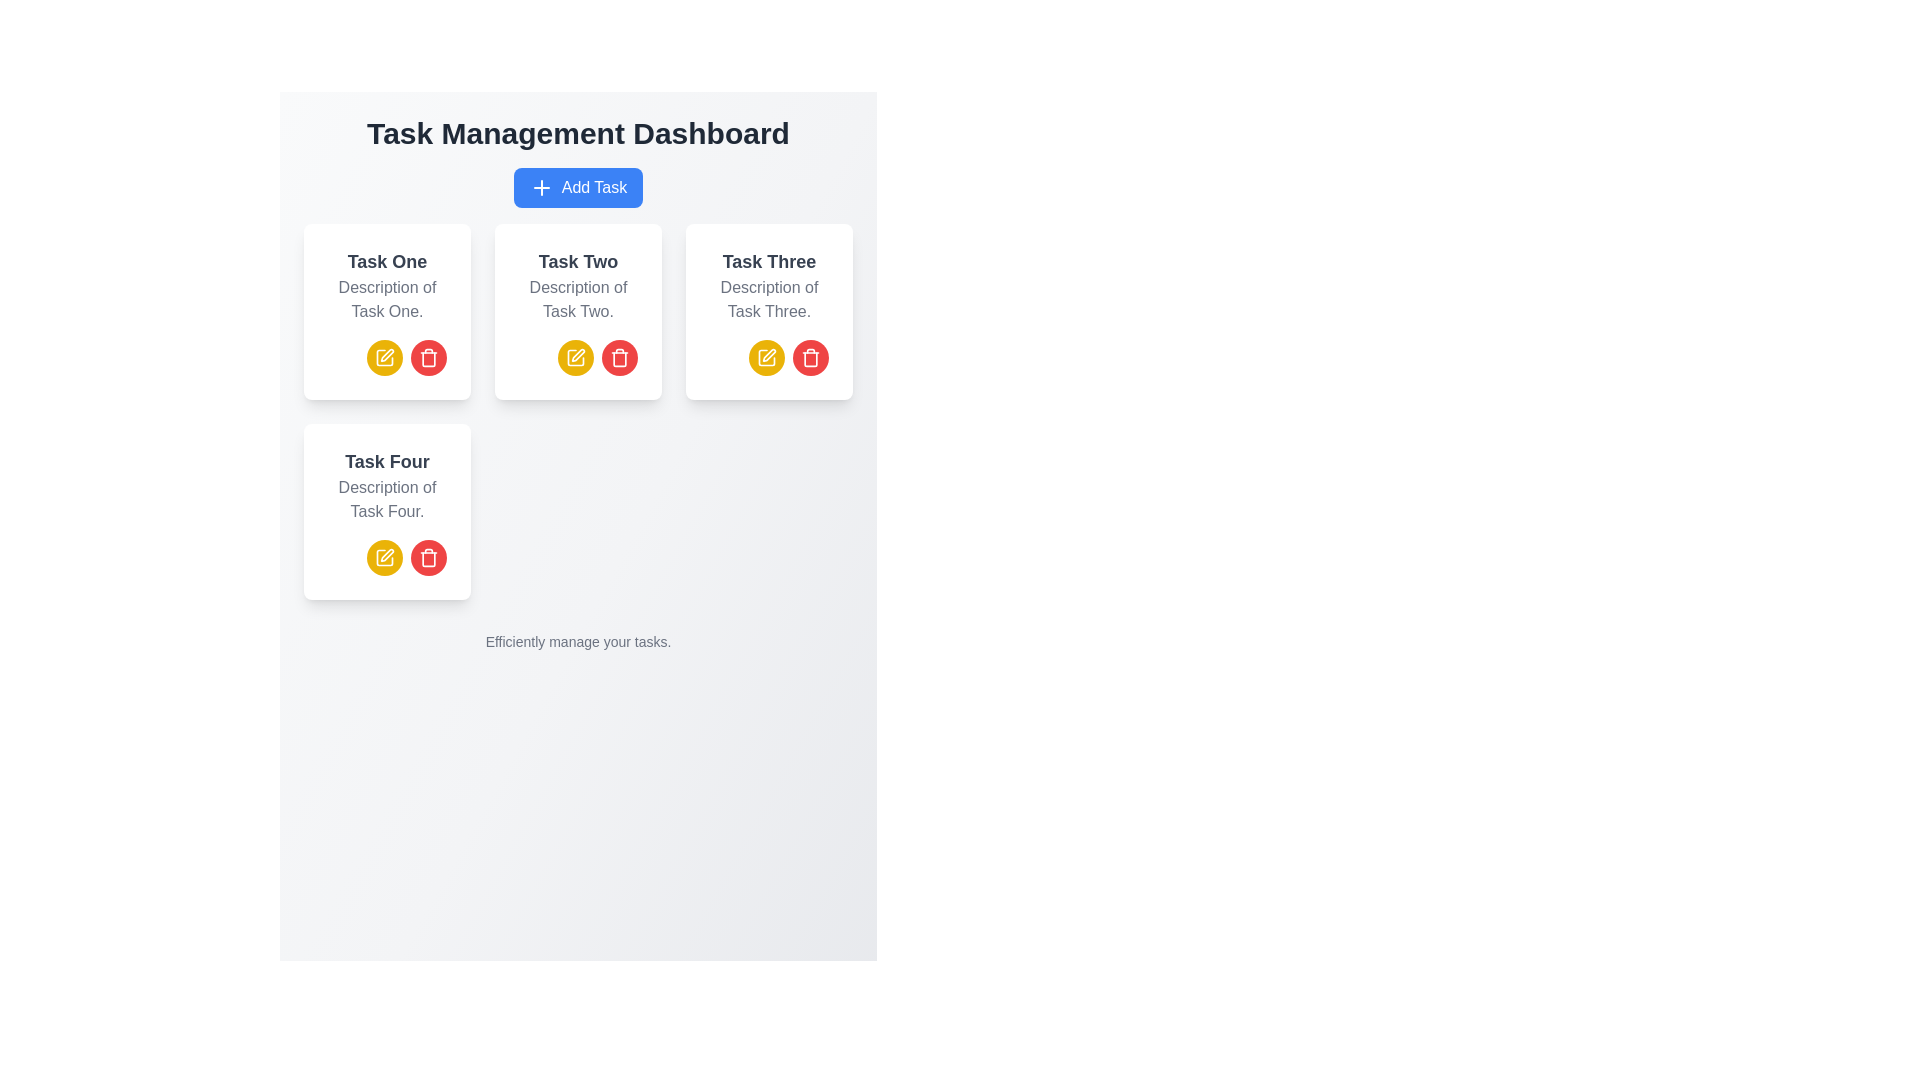  I want to click on the 'Edit Task' button icon located in the lower section of the 'Task Two' card to possibly reveal additional information, so click(384, 558).